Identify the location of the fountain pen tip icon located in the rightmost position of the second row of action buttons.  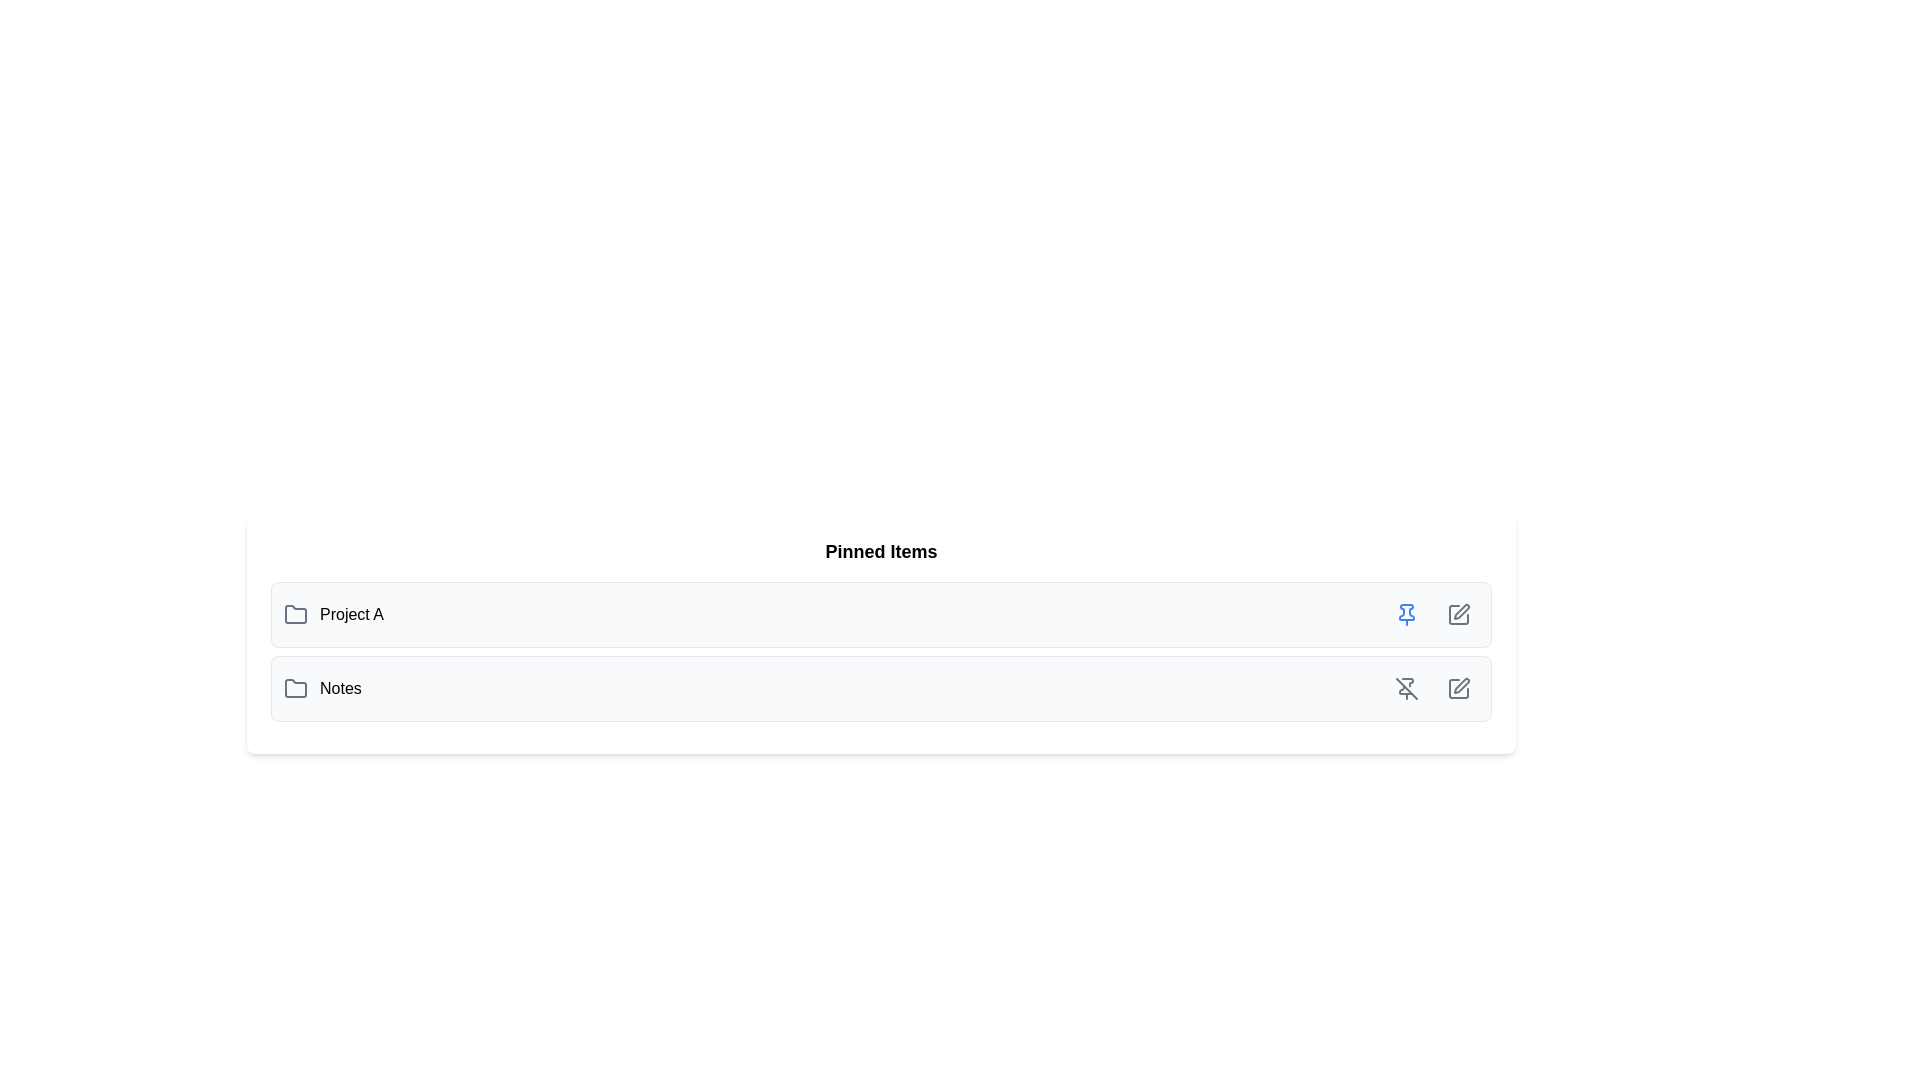
(1462, 685).